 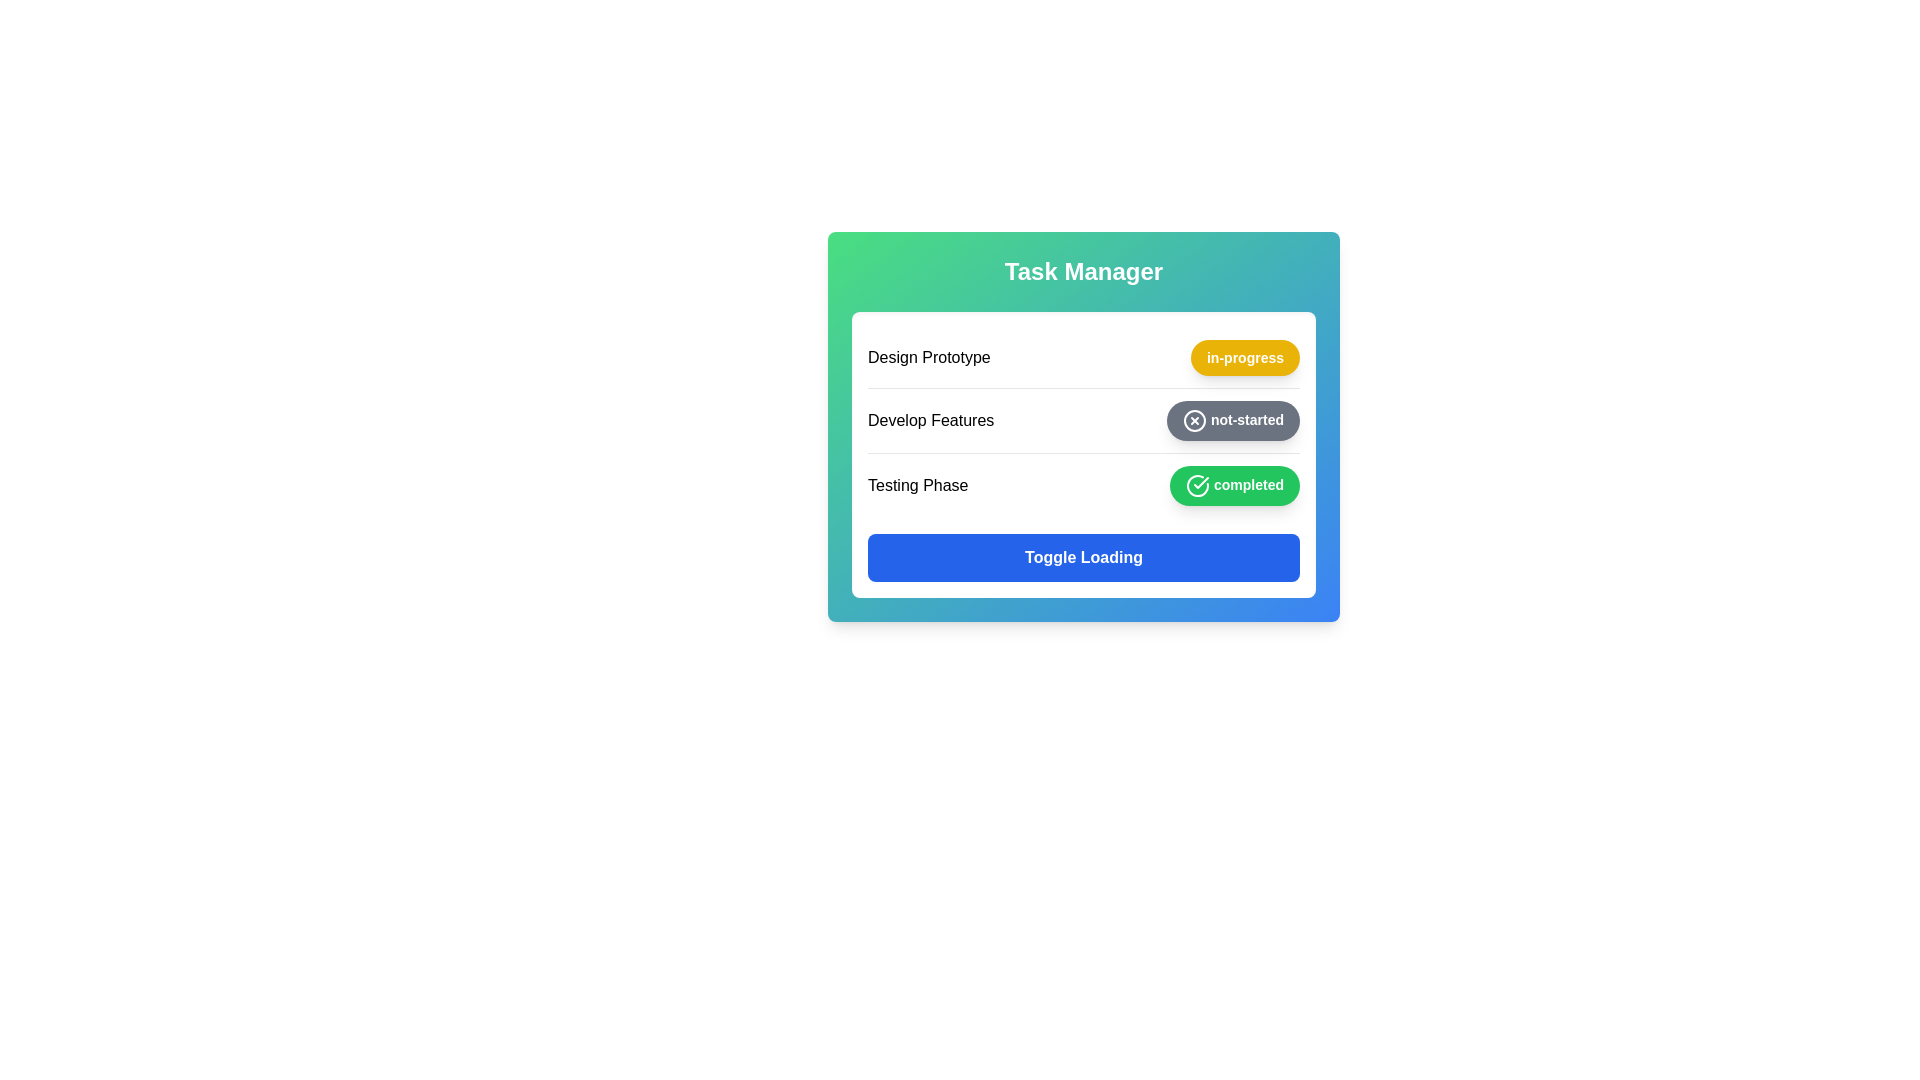 What do you see at coordinates (1194, 419) in the screenshot?
I see `the 'not-started' status icon, which is a circular icon with an 'X' in the center, located within a gray circular button in the second row of the task status list inside a modal` at bounding box center [1194, 419].